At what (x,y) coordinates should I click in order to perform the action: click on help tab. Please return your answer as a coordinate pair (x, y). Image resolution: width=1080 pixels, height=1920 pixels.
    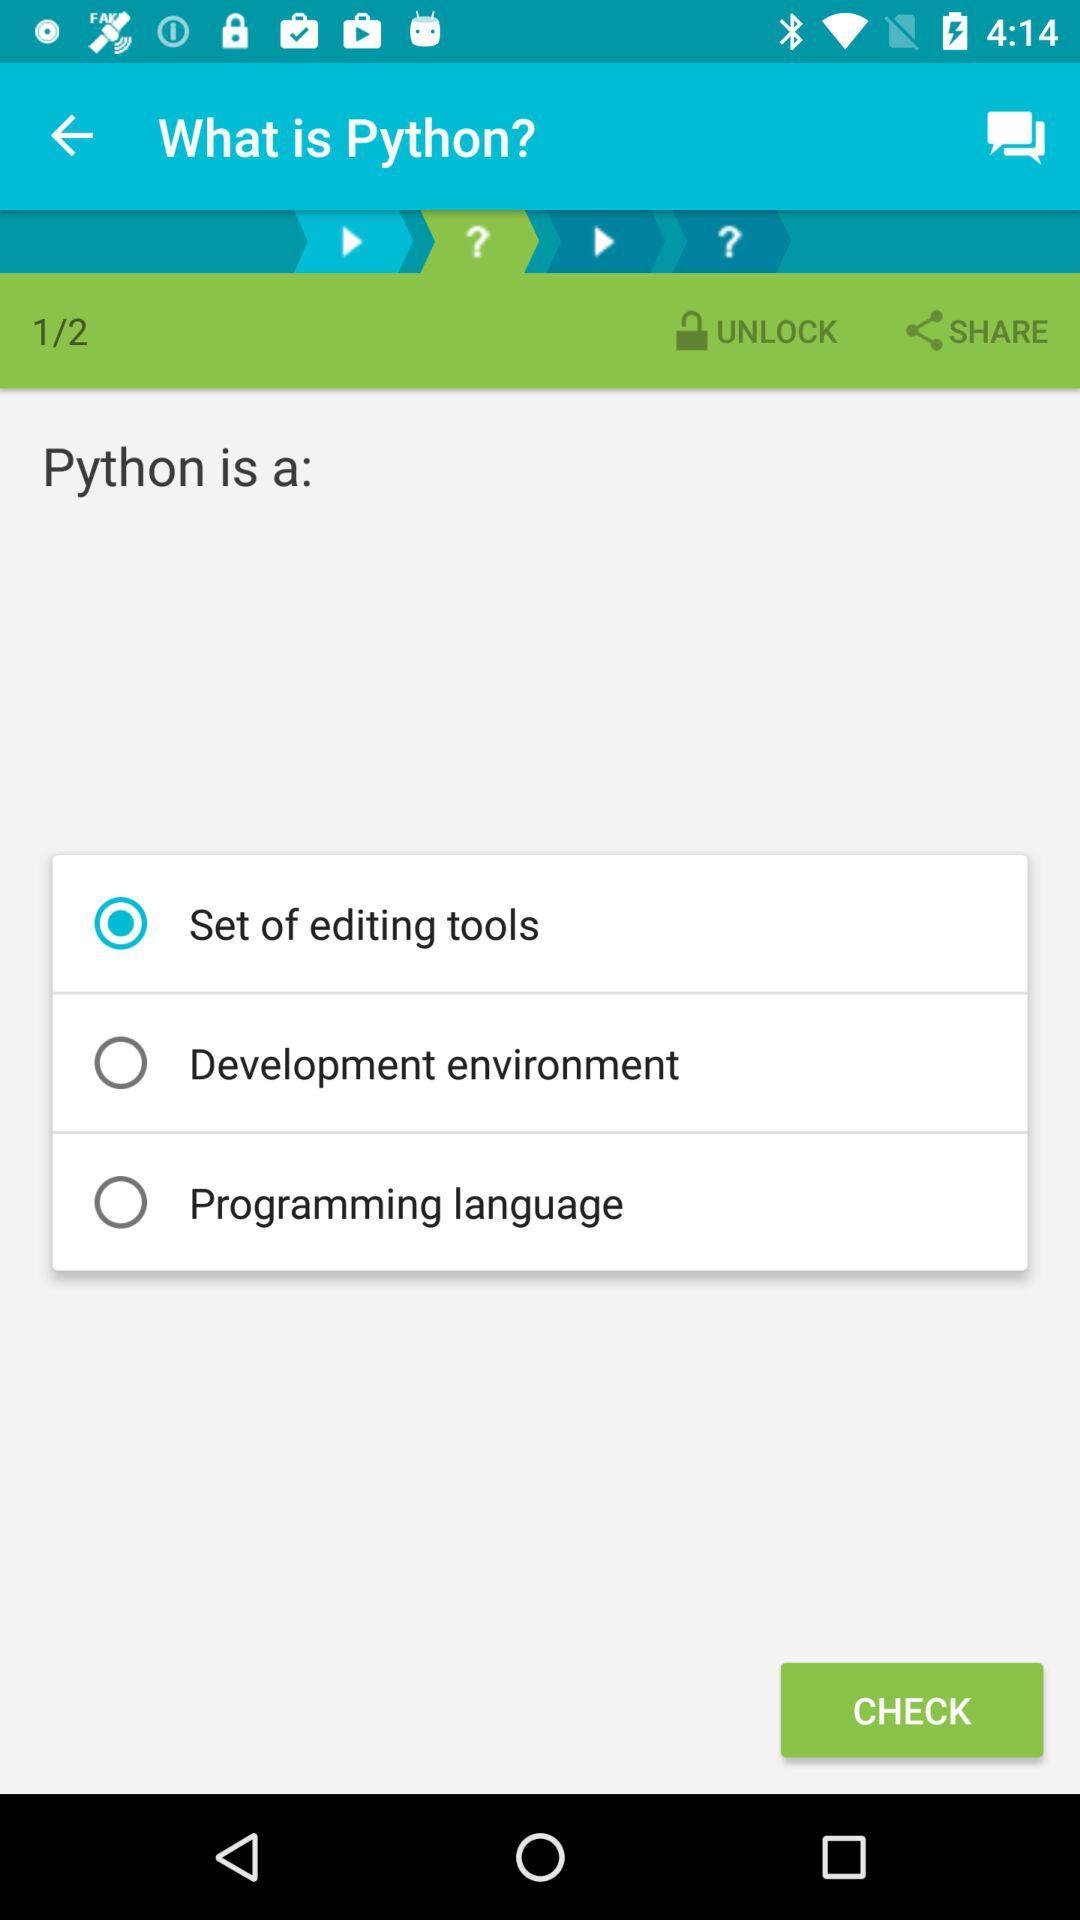
    Looking at the image, I should click on (729, 240).